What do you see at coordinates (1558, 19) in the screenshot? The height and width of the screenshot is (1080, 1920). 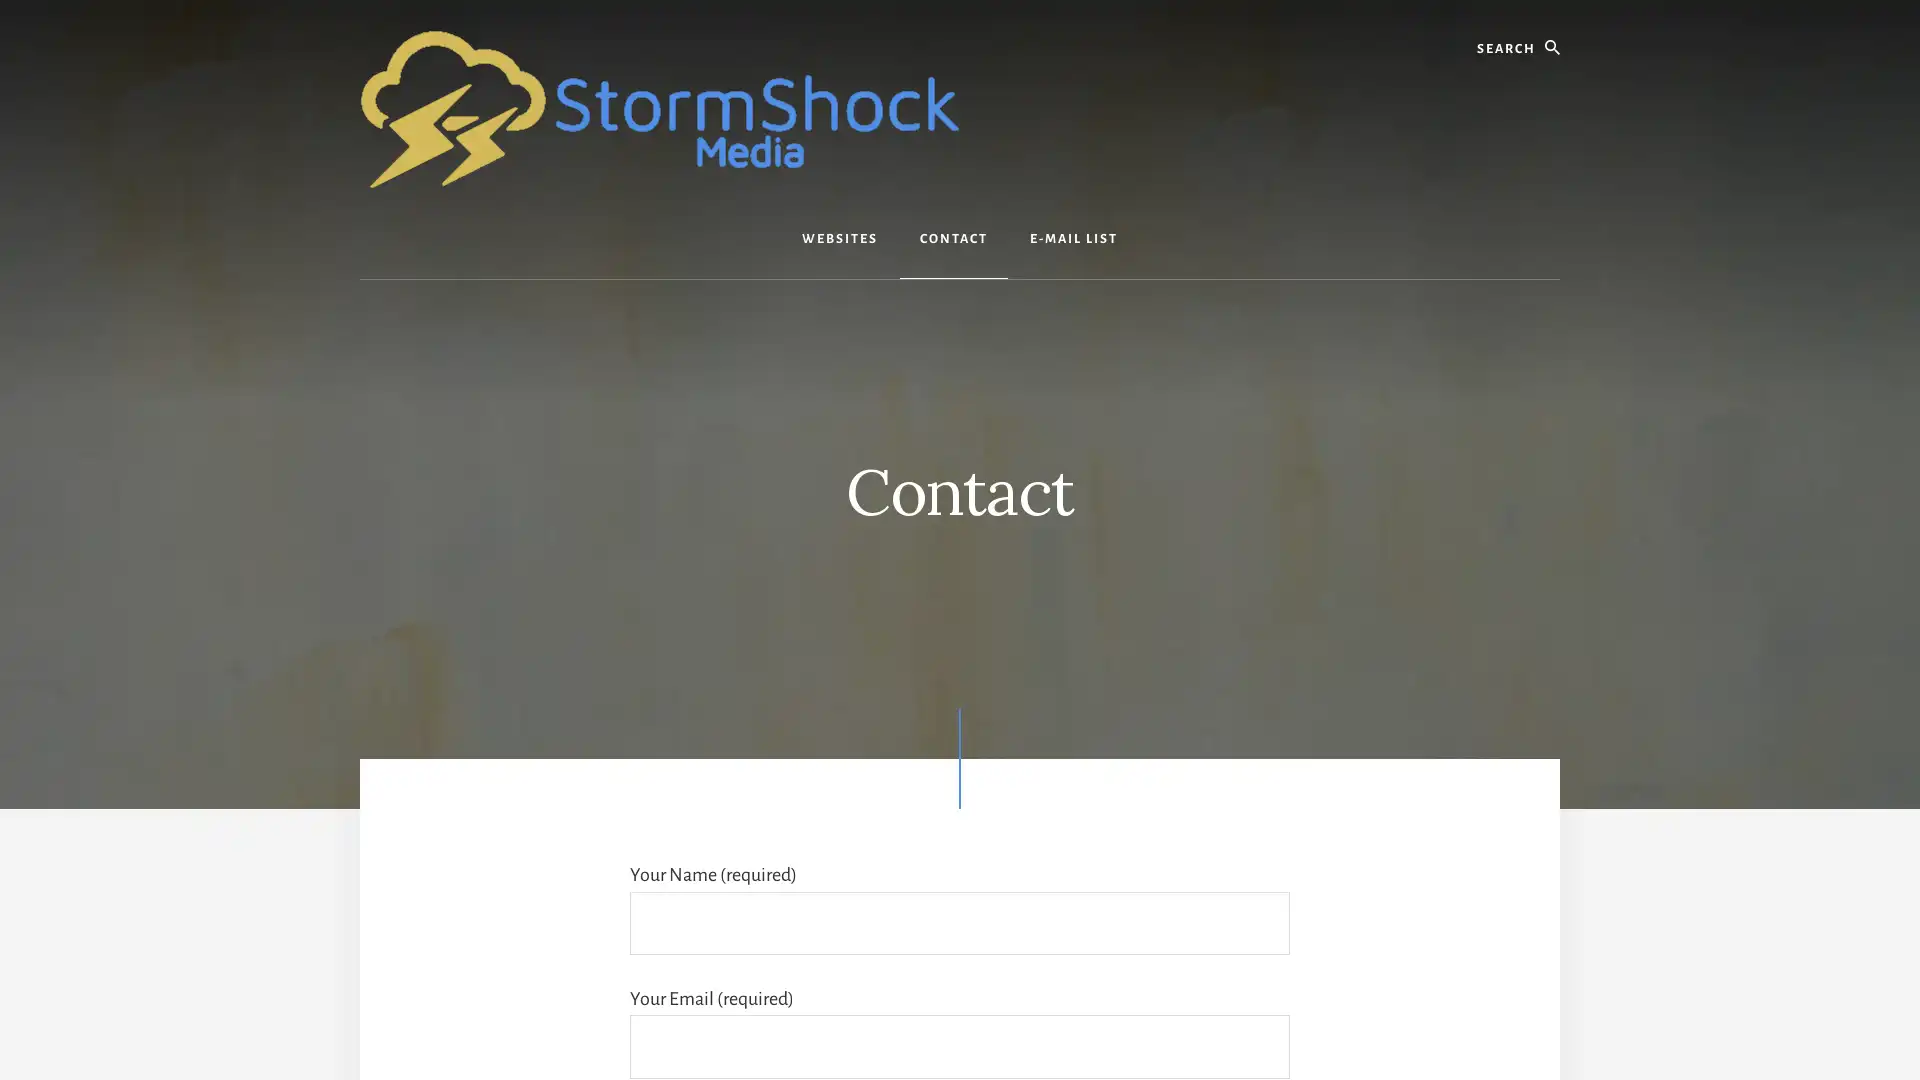 I see `Search` at bounding box center [1558, 19].